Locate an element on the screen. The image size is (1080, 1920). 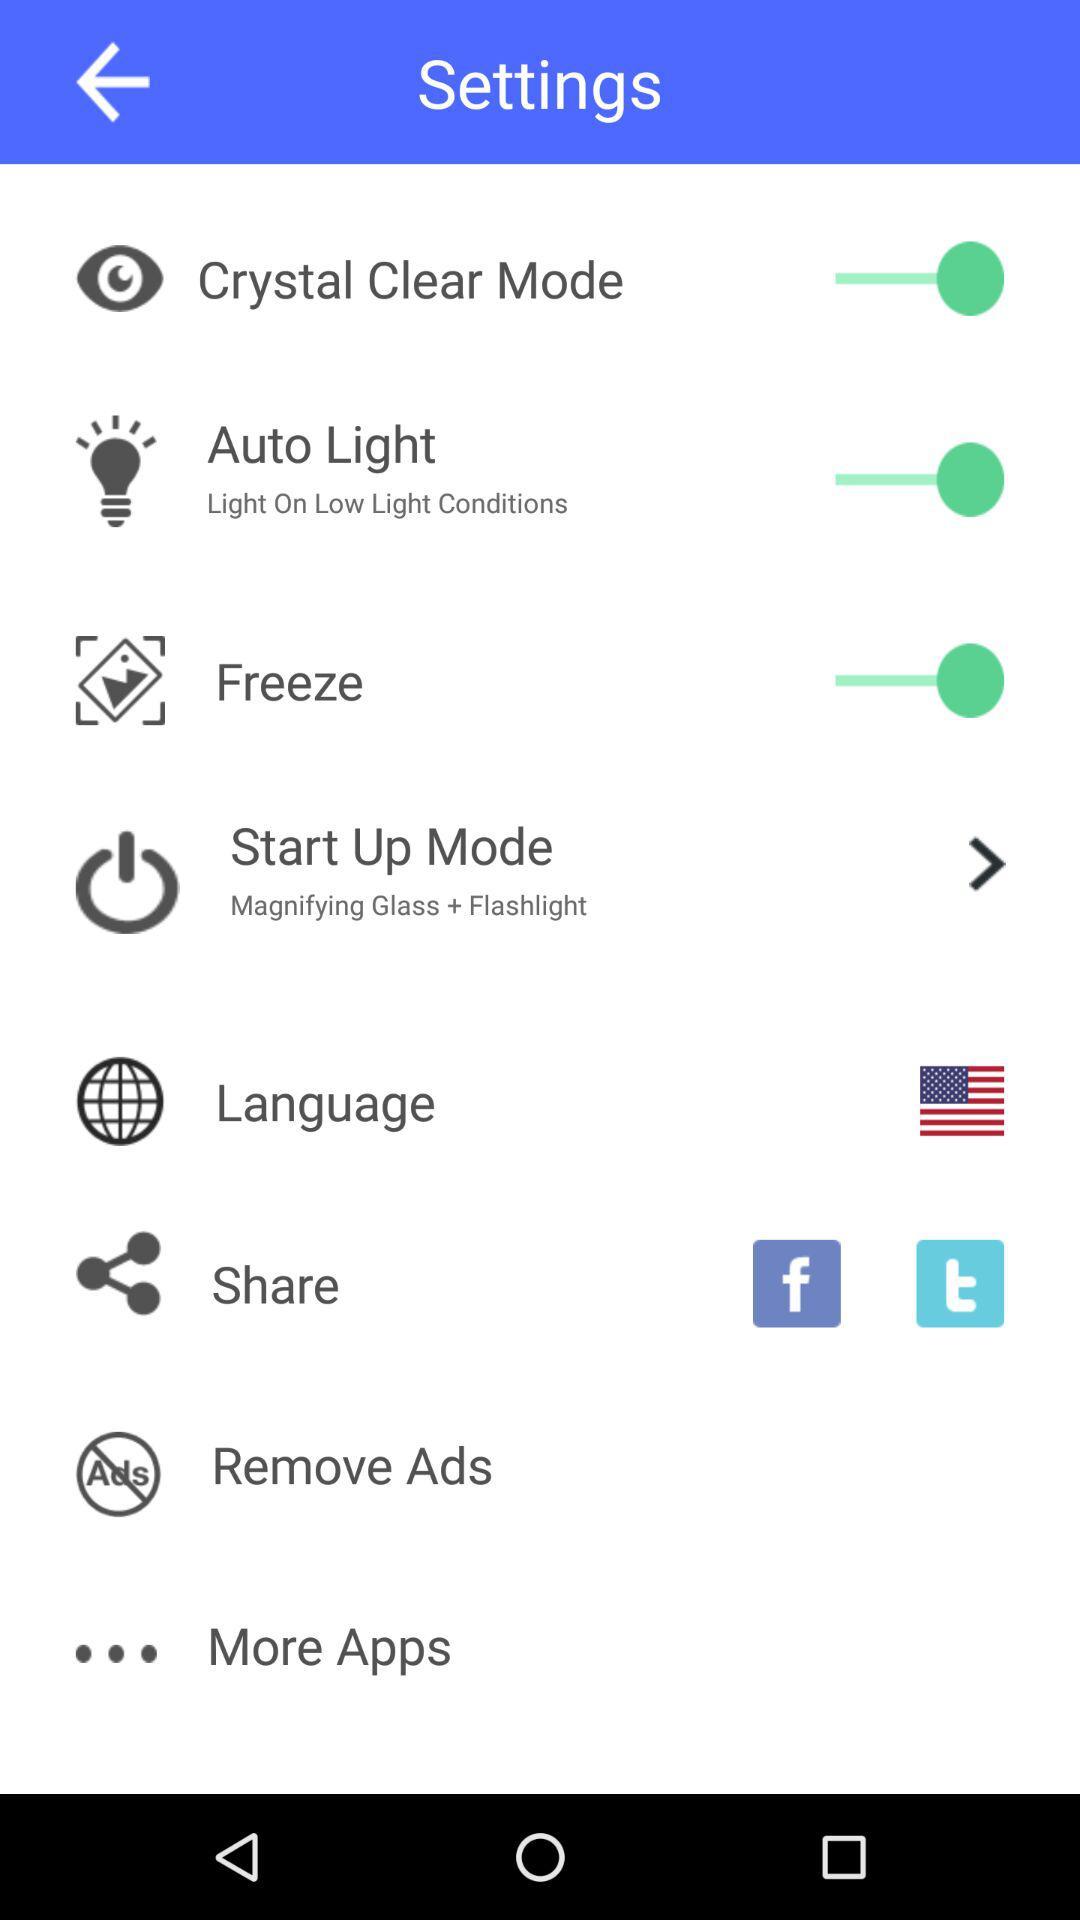
share on tumblr is located at coordinates (959, 1283).